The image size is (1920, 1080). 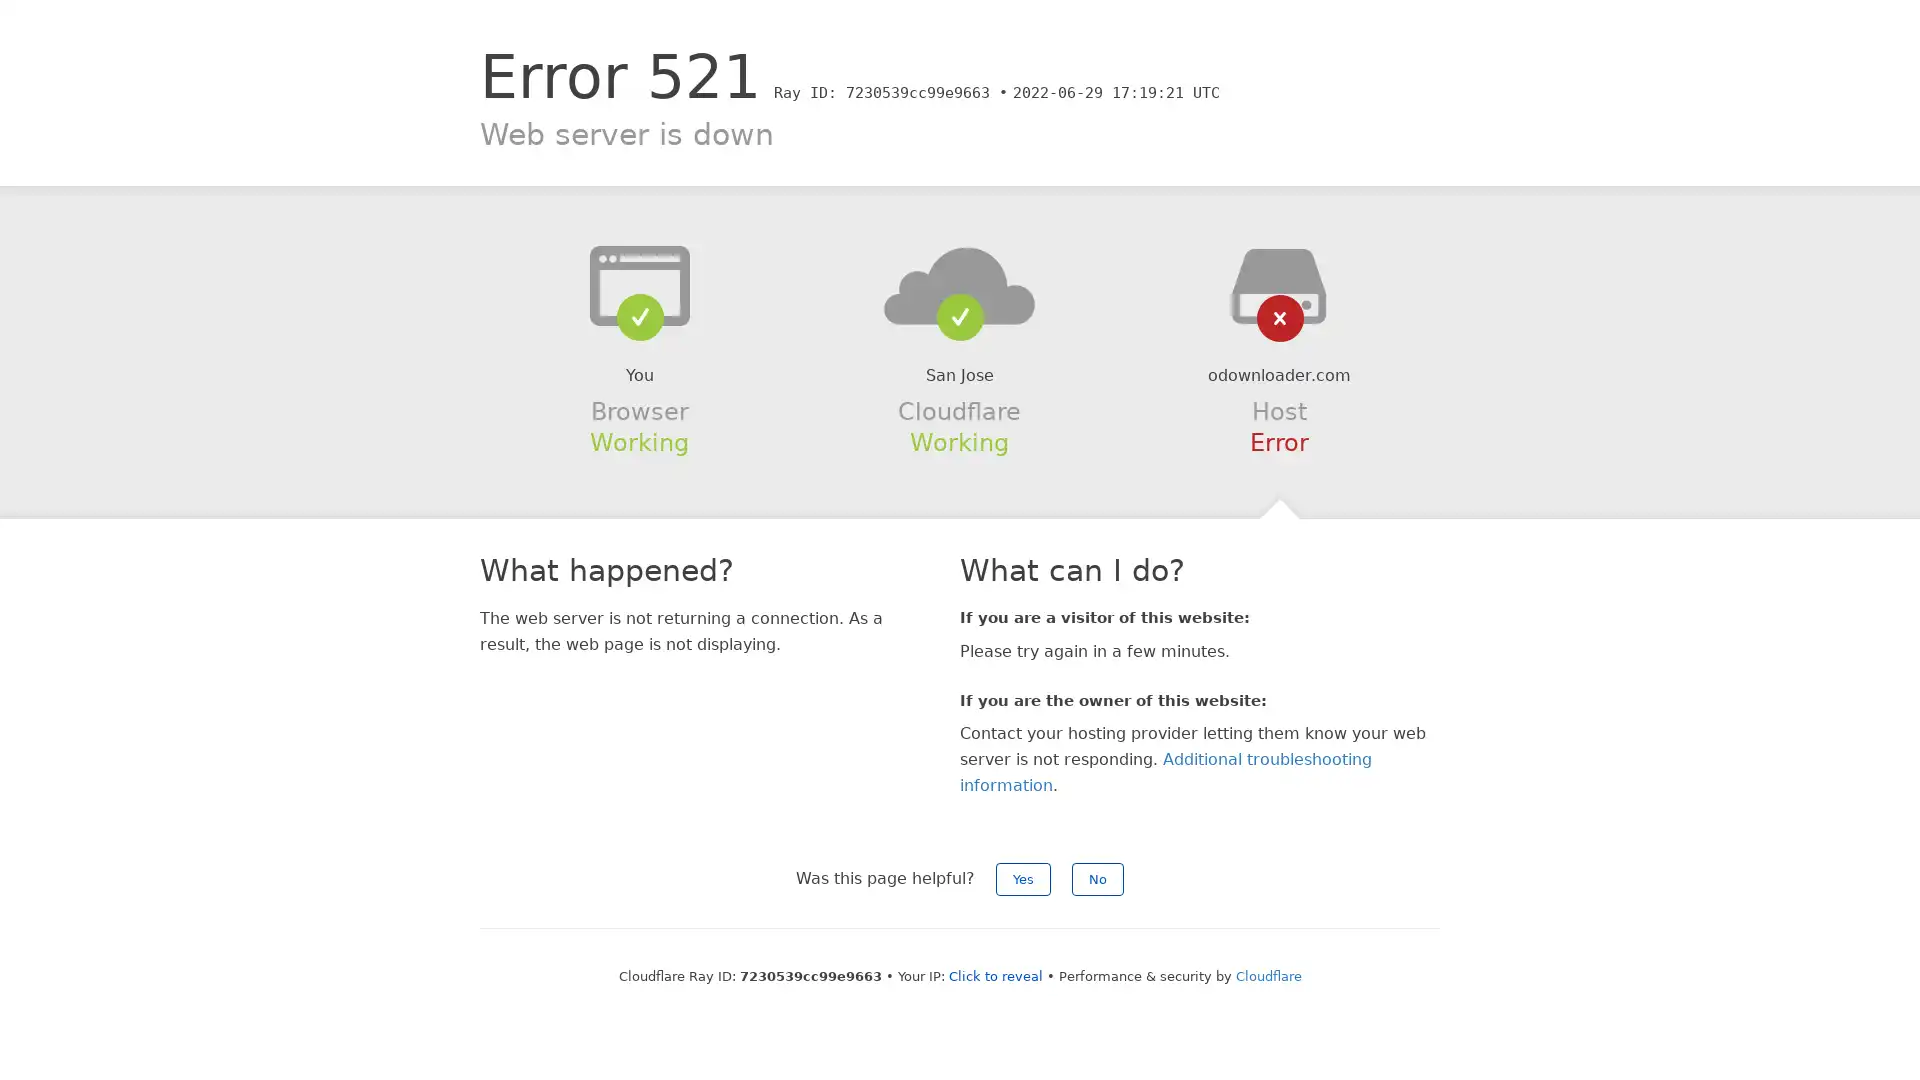 What do you see at coordinates (1023, 878) in the screenshot?
I see `Yes` at bounding box center [1023, 878].